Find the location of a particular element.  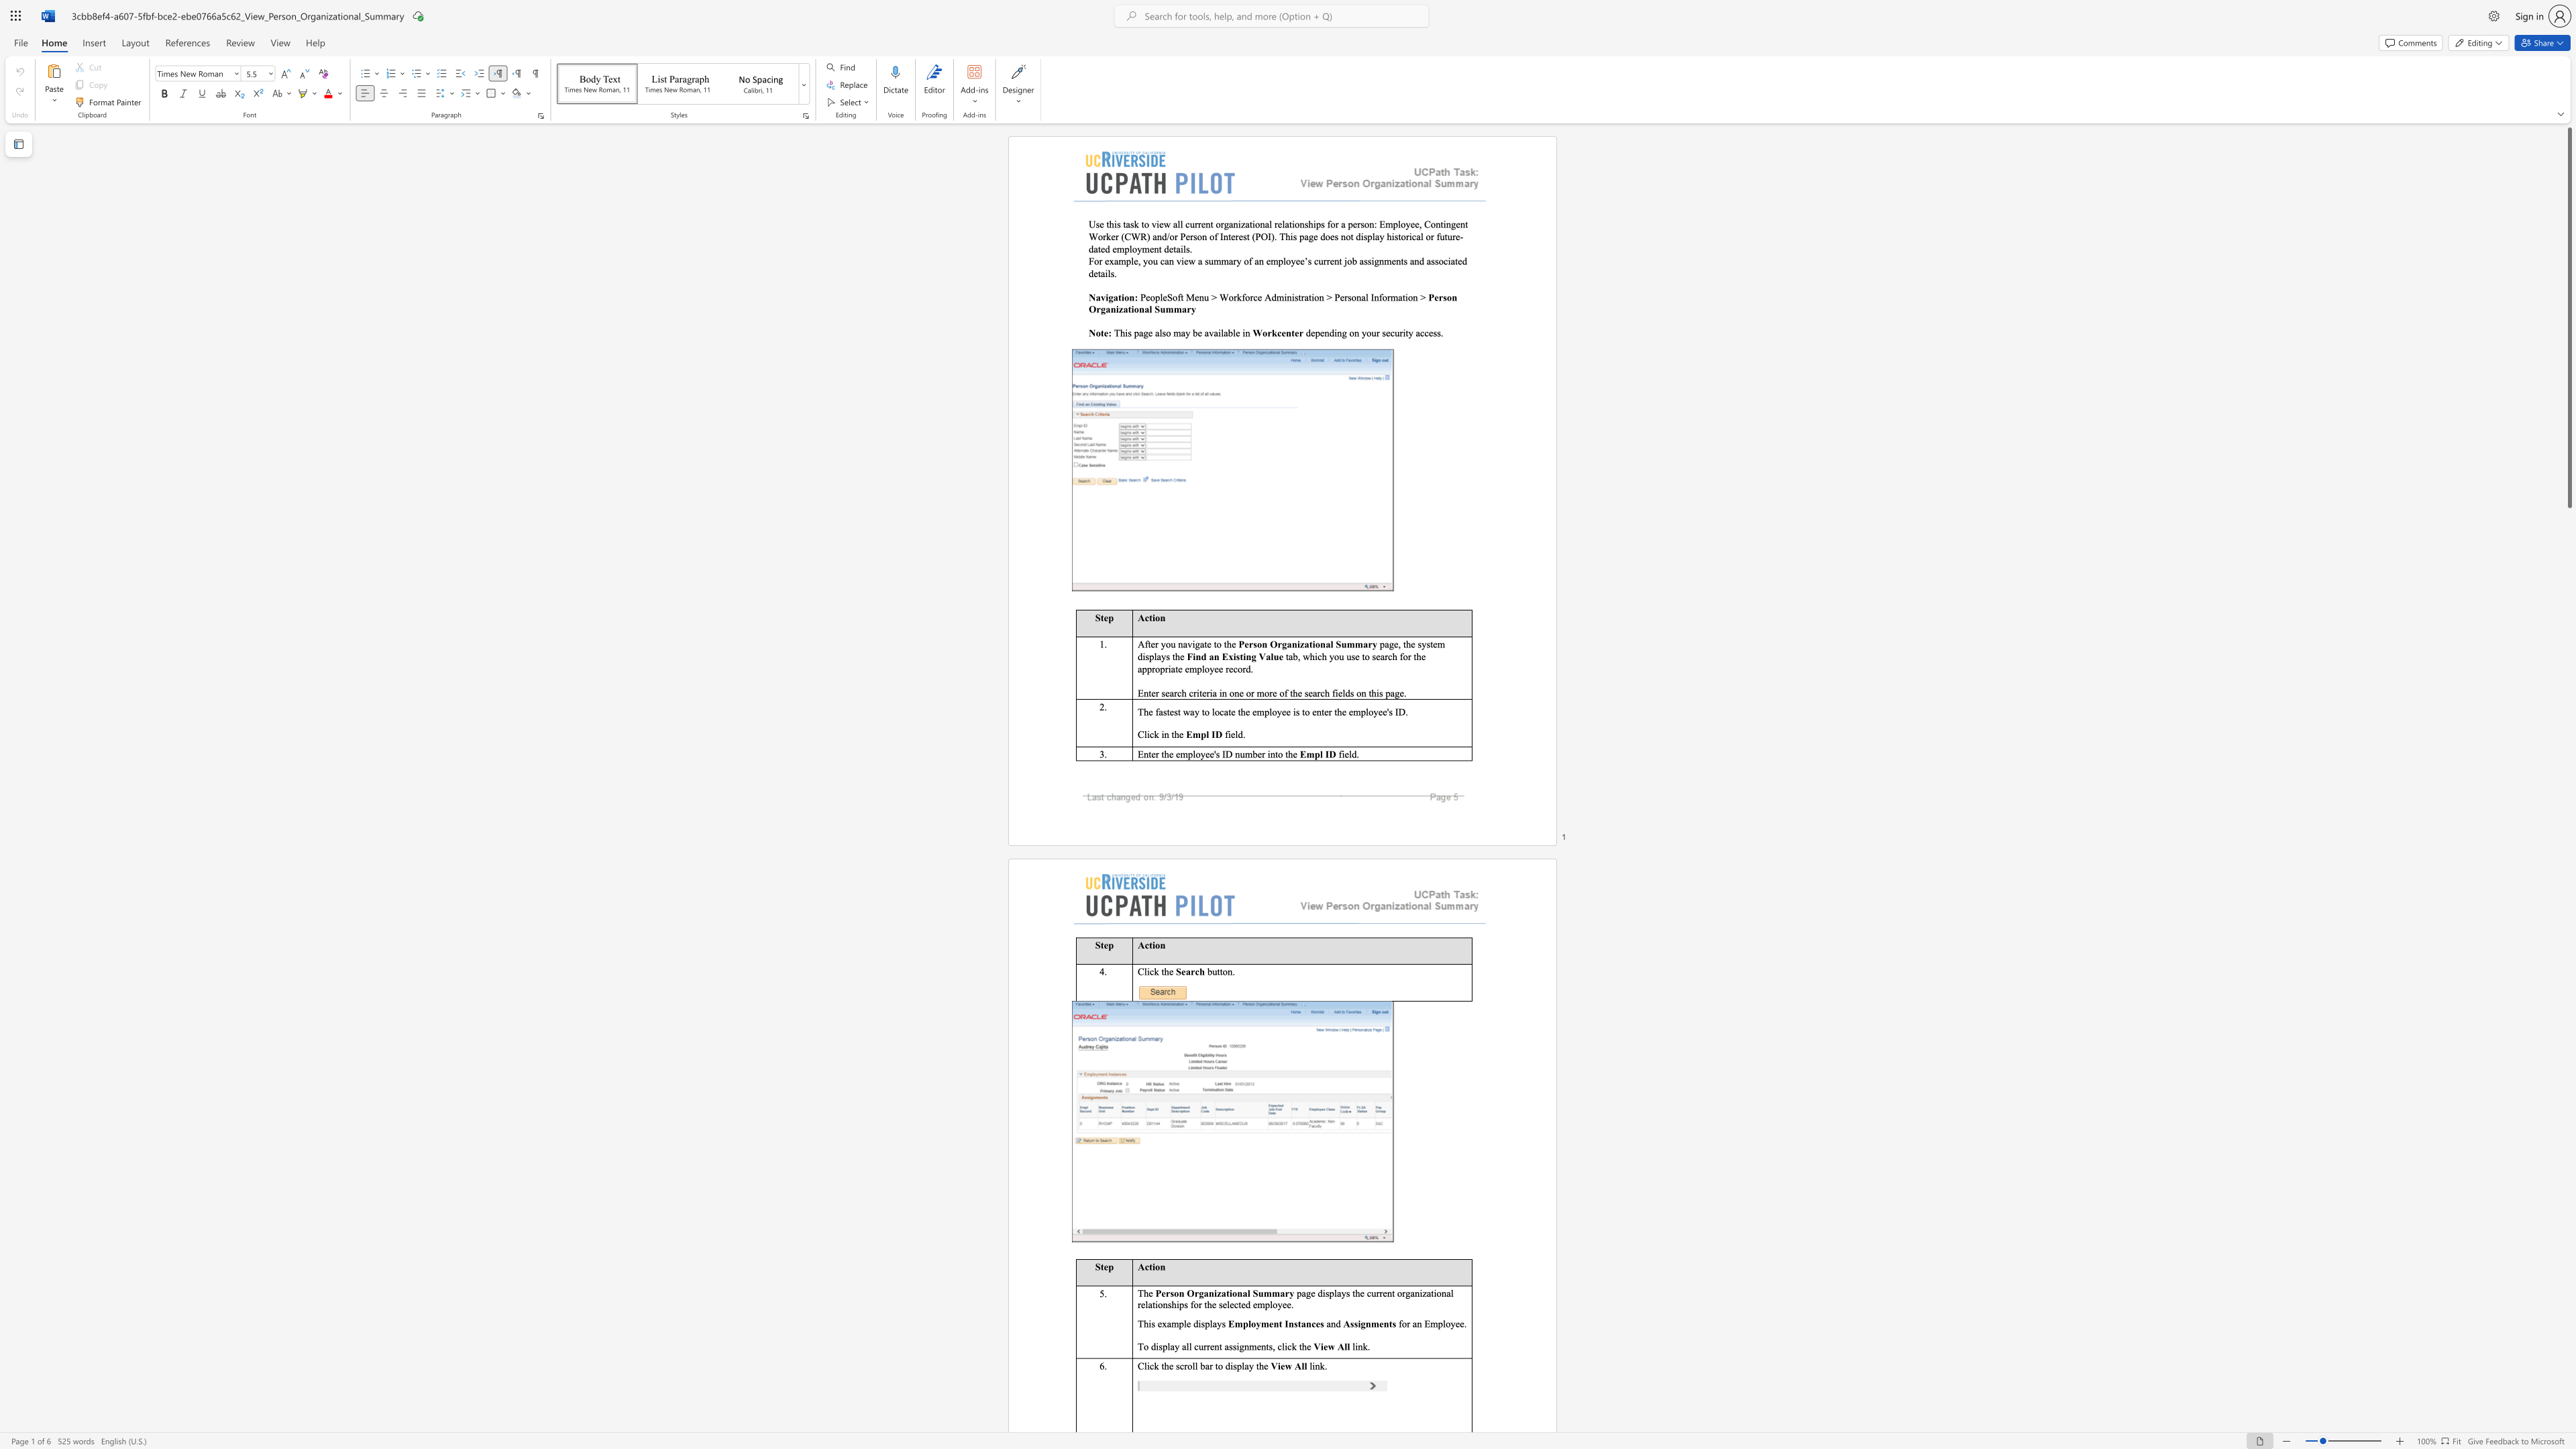

the subset text "vigatio" within the text "Navigation:" is located at coordinates (1100, 297).